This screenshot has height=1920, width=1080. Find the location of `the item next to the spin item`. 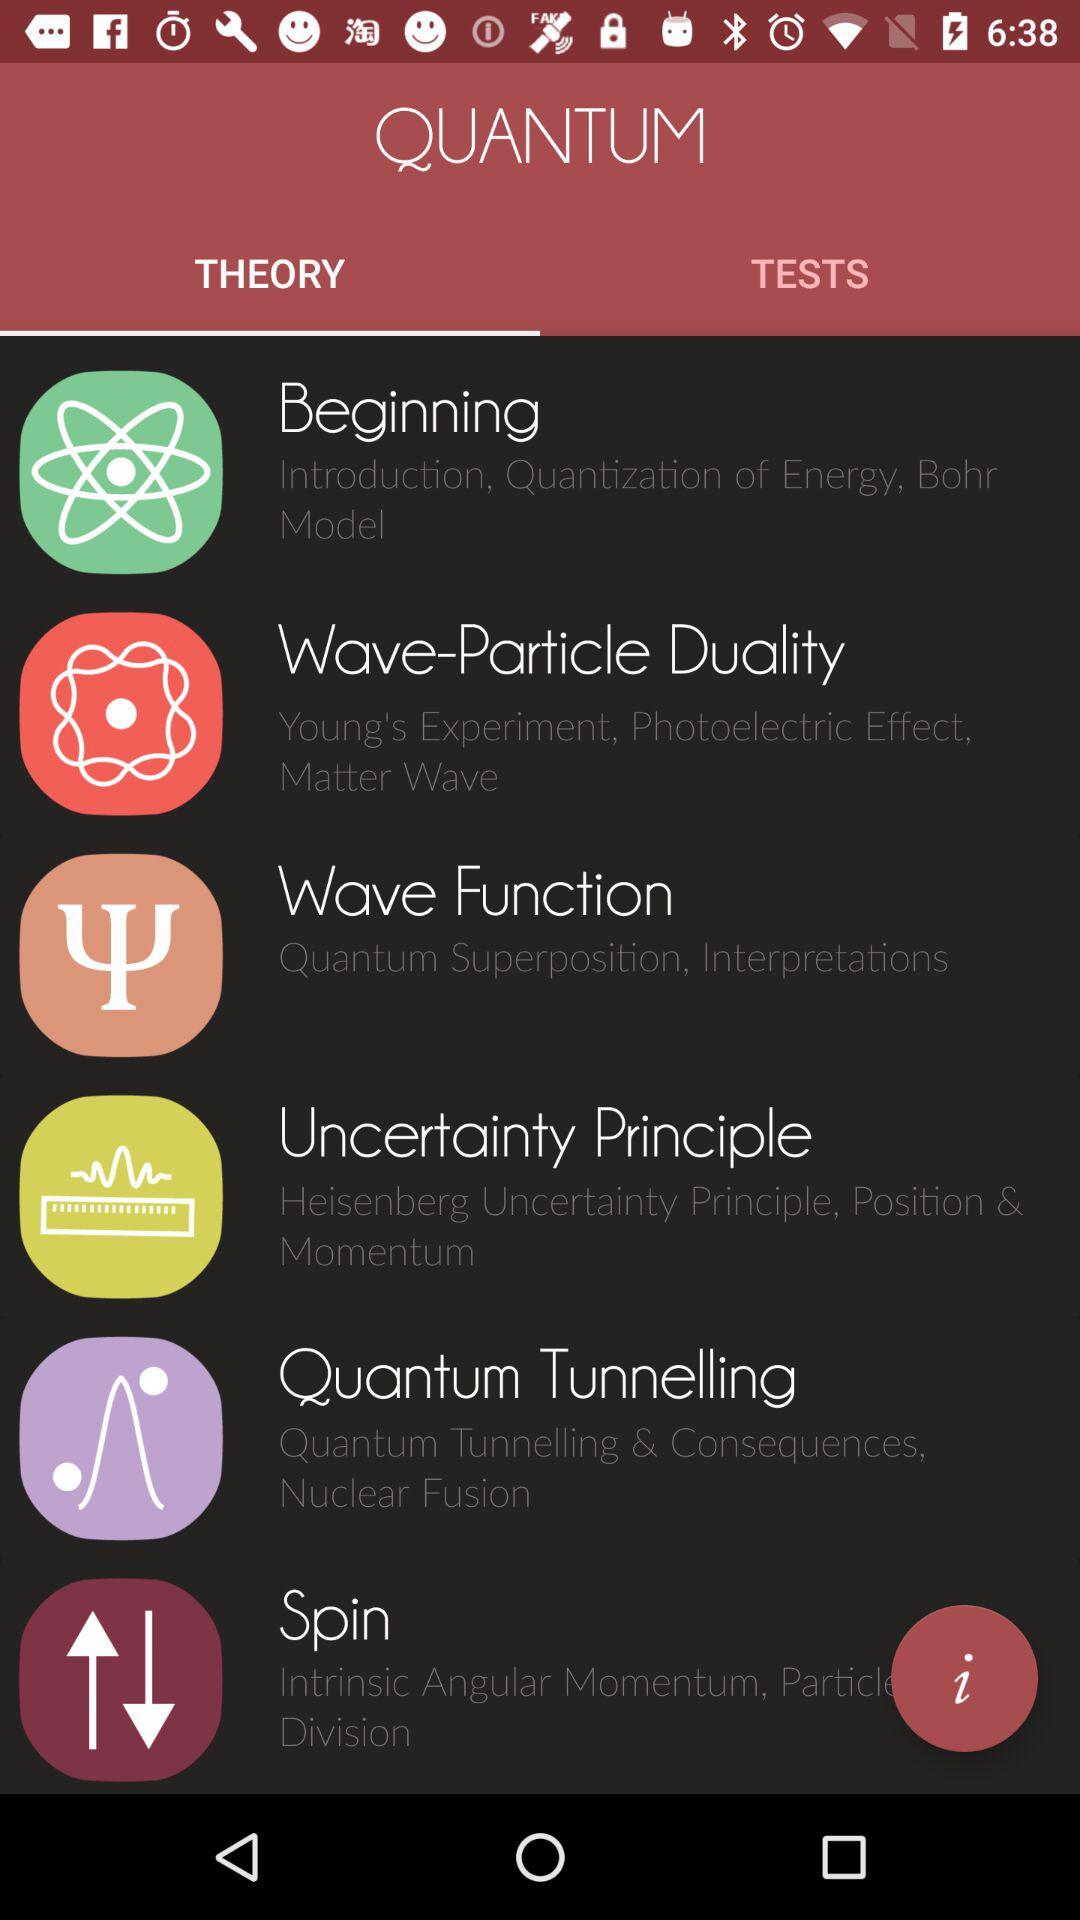

the item next to the spin item is located at coordinates (120, 1680).